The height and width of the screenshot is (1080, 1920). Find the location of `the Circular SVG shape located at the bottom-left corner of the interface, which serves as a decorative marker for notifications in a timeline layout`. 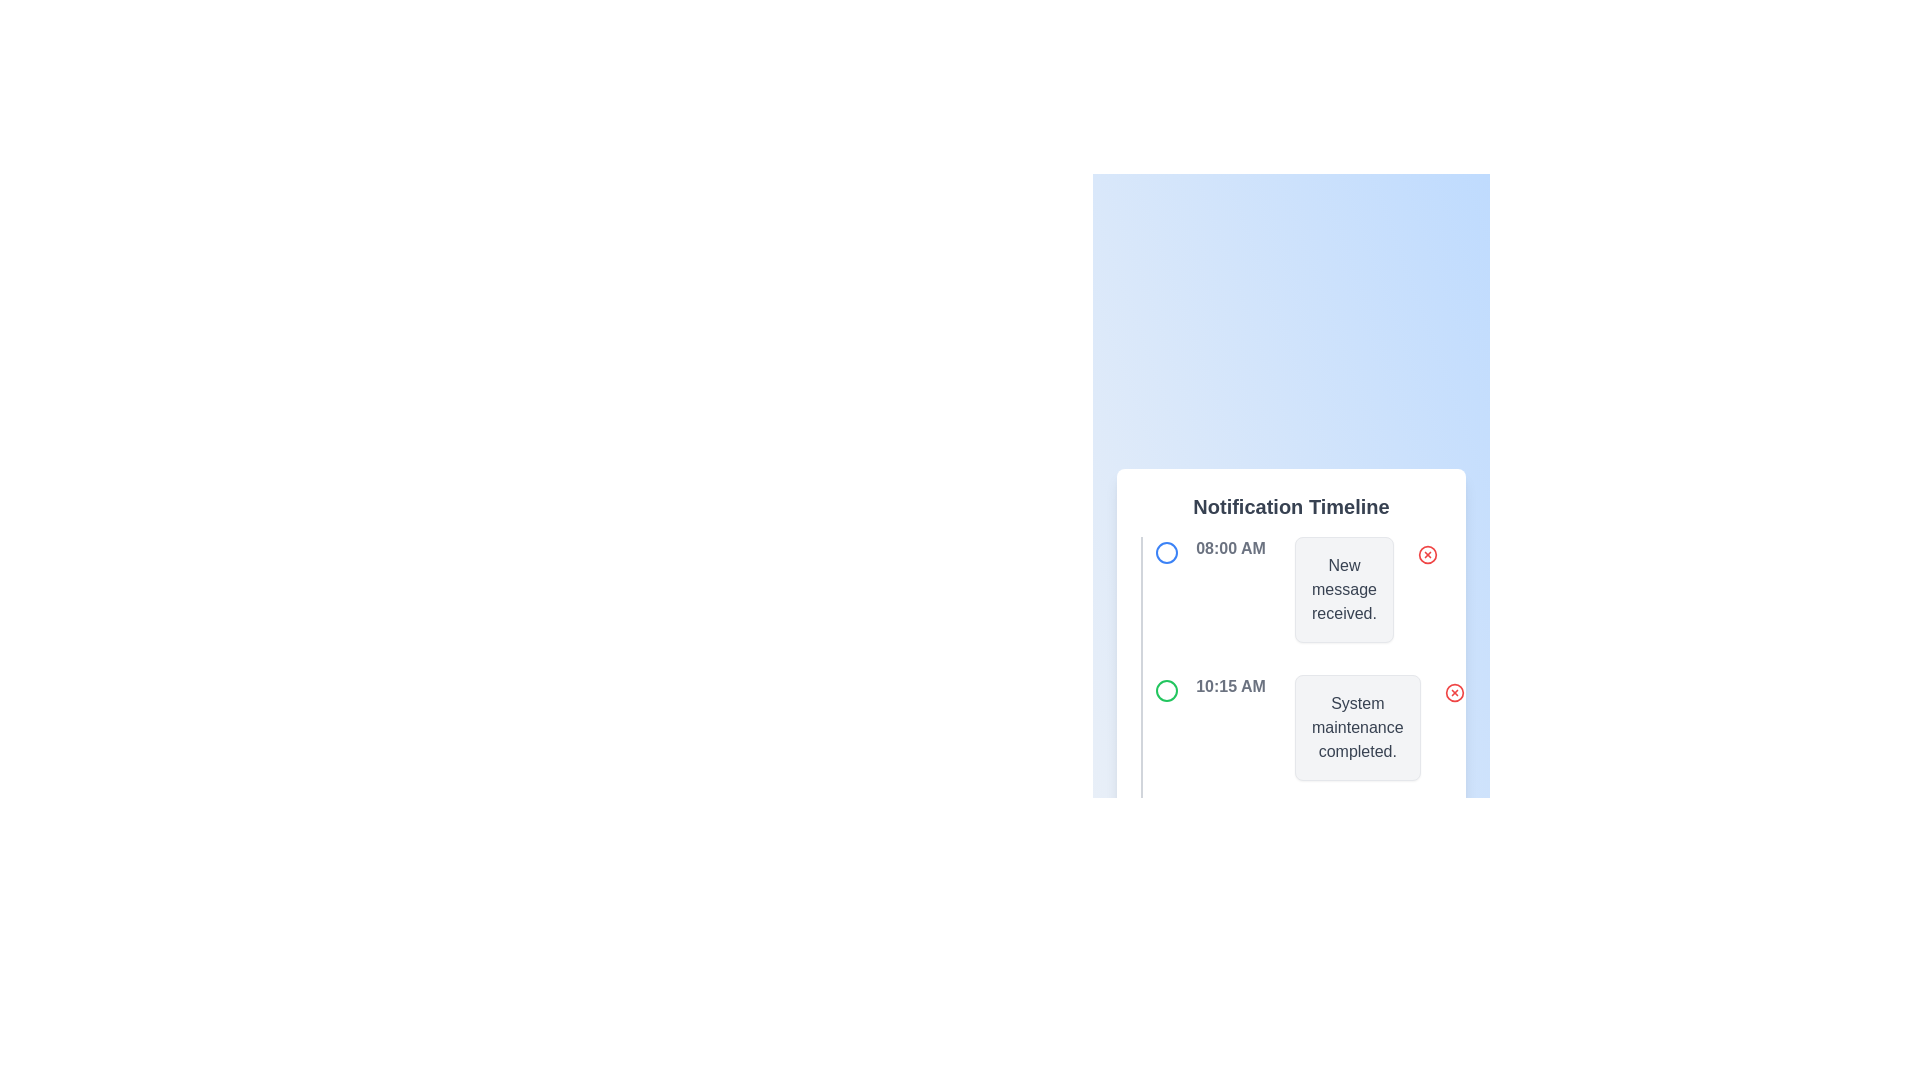

the Circular SVG shape located at the bottom-left corner of the interface, which serves as a decorative marker for notifications in a timeline layout is located at coordinates (1166, 829).